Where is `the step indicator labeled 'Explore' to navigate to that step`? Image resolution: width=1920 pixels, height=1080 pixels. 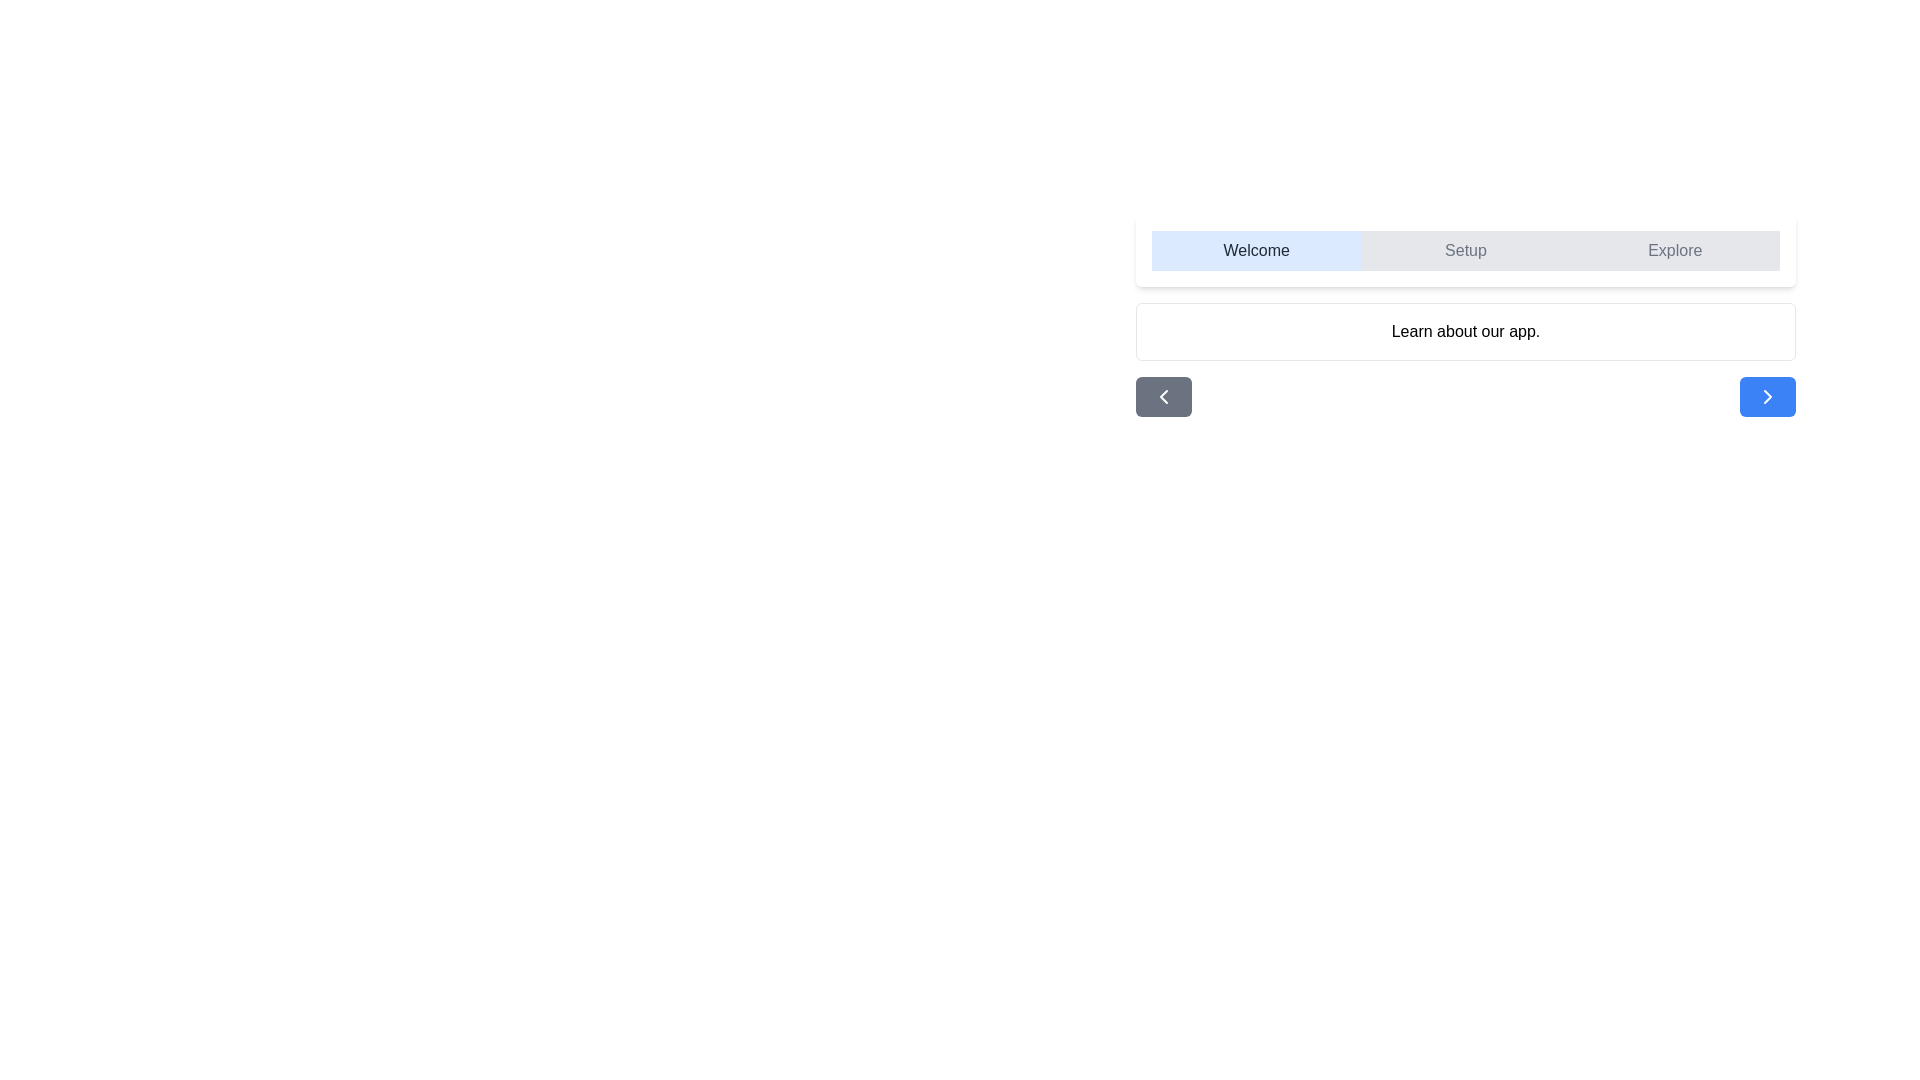 the step indicator labeled 'Explore' to navigate to that step is located at coordinates (1675, 249).